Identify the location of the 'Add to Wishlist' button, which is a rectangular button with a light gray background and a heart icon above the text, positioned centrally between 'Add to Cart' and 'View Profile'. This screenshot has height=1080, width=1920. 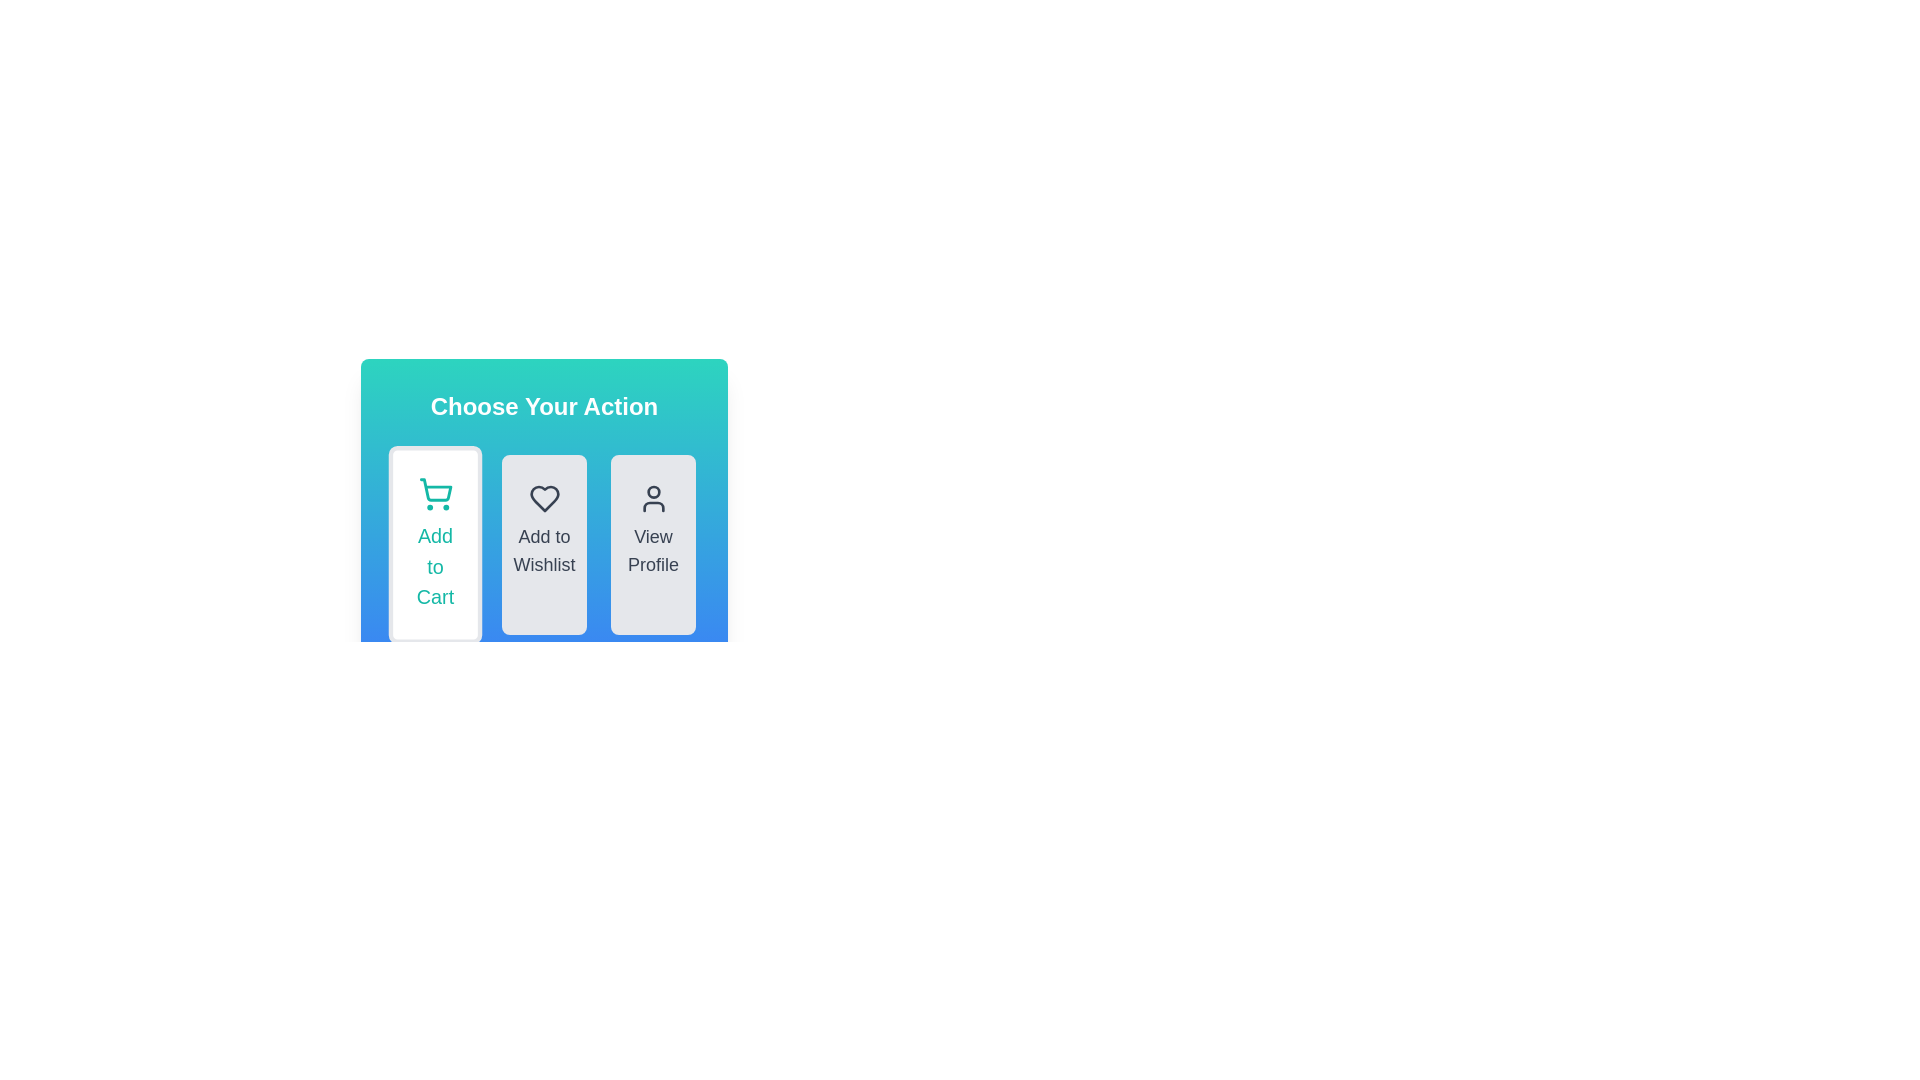
(544, 544).